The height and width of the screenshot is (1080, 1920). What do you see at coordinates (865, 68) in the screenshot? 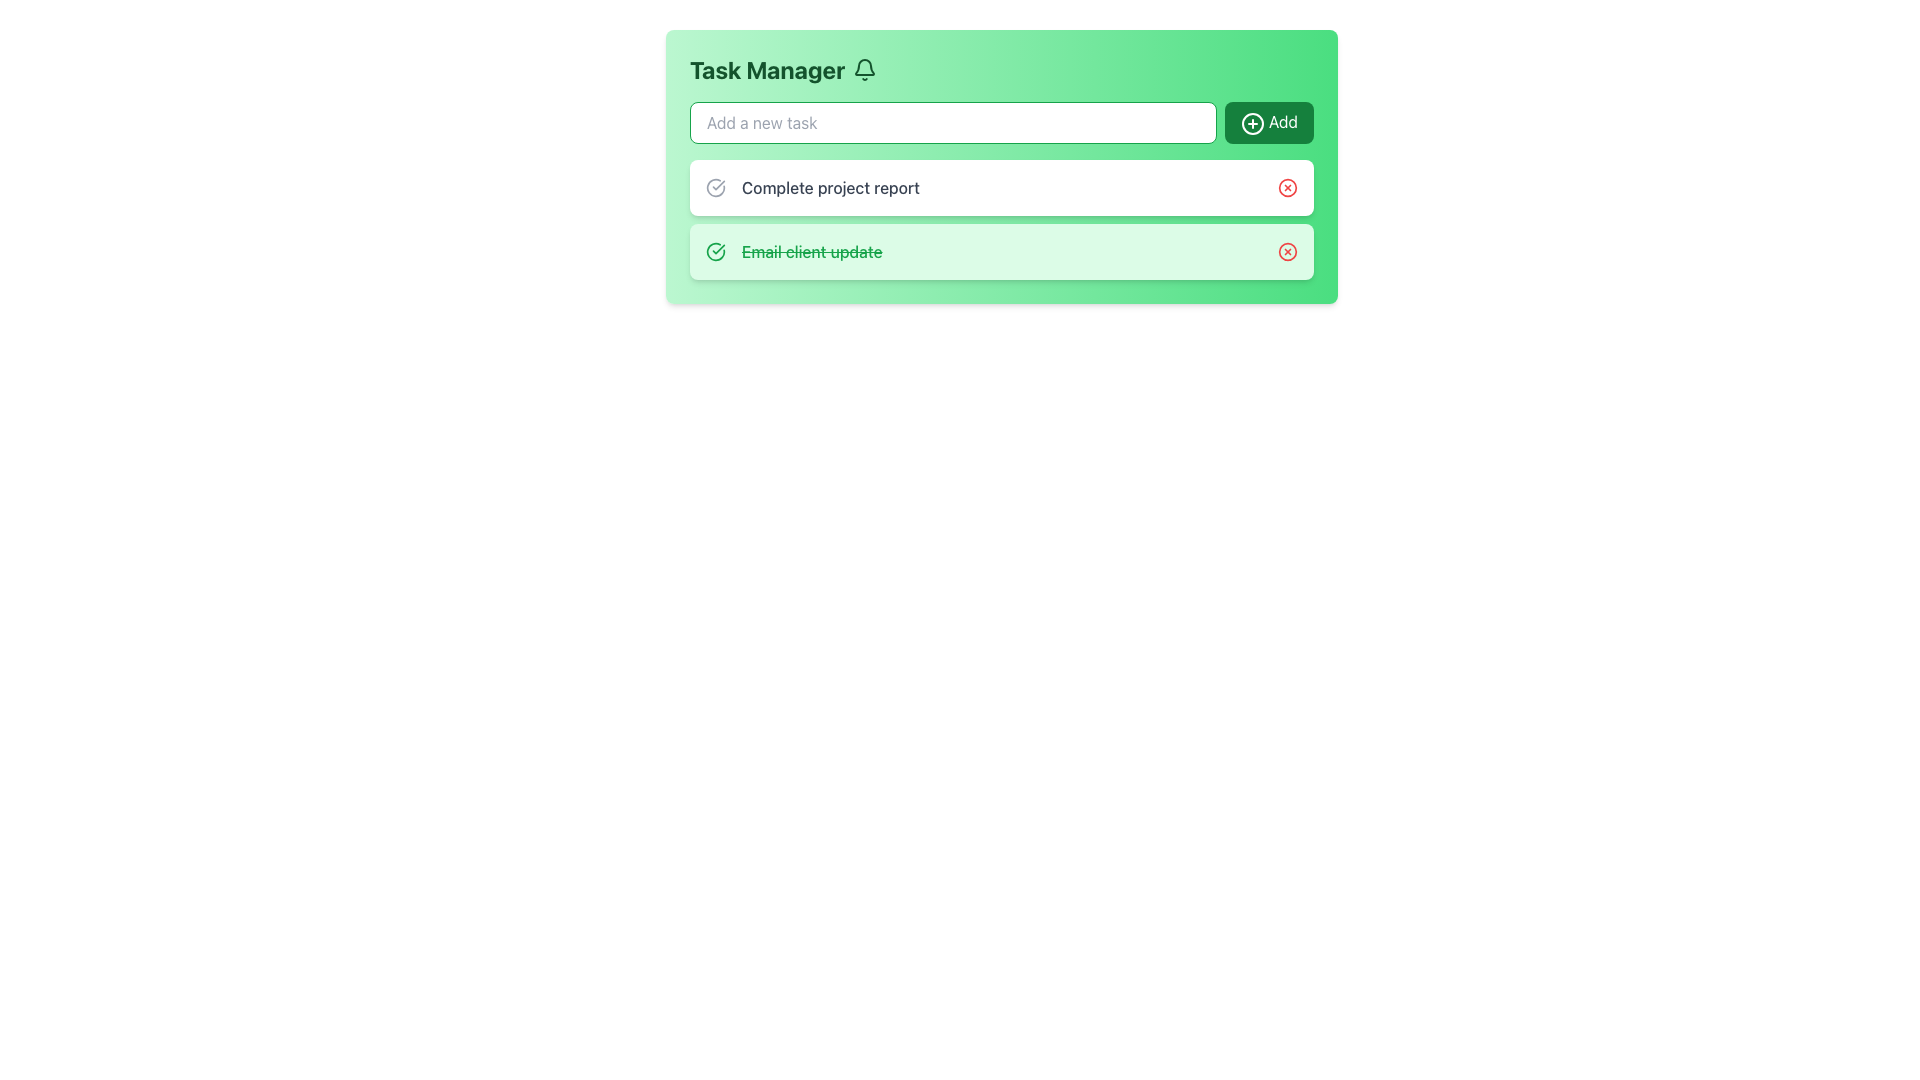
I see `the notification indicator icon for the 'Task Manager' application, which is located immediately to the right of the 'Task Manager' text in the header interface` at bounding box center [865, 68].